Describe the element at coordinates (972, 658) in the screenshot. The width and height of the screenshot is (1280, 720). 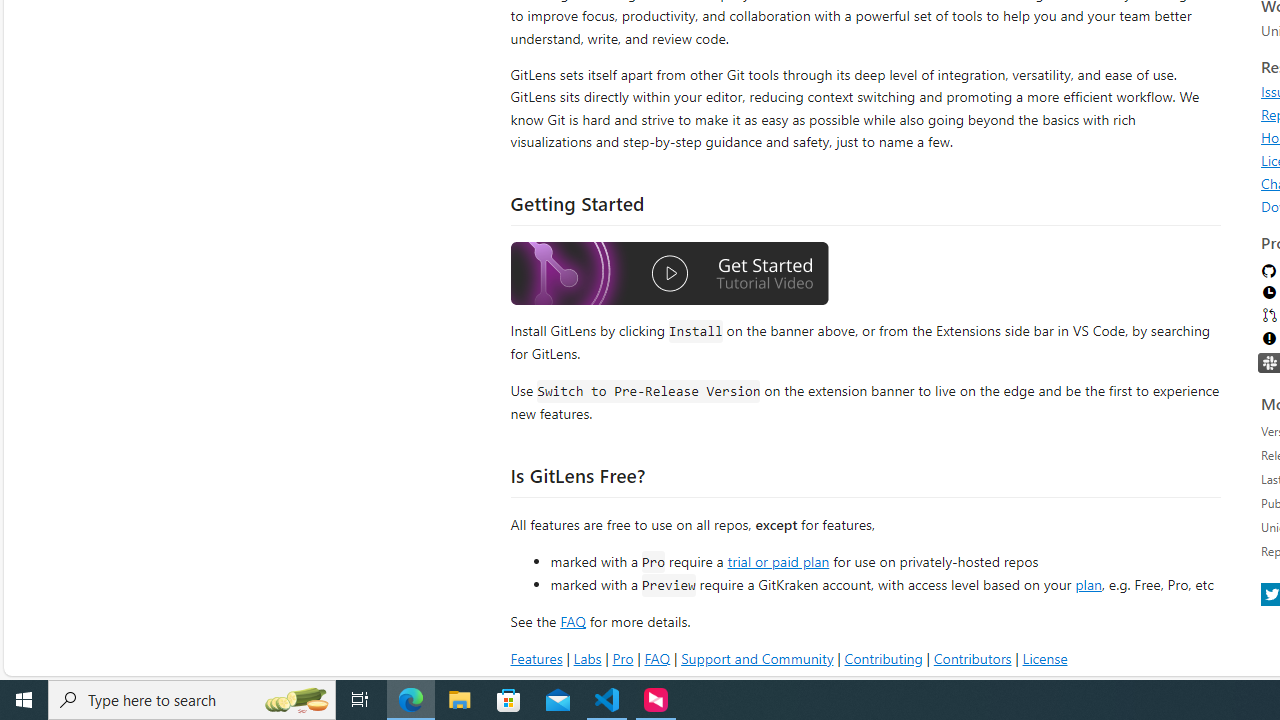
I see `'Contributors'` at that location.